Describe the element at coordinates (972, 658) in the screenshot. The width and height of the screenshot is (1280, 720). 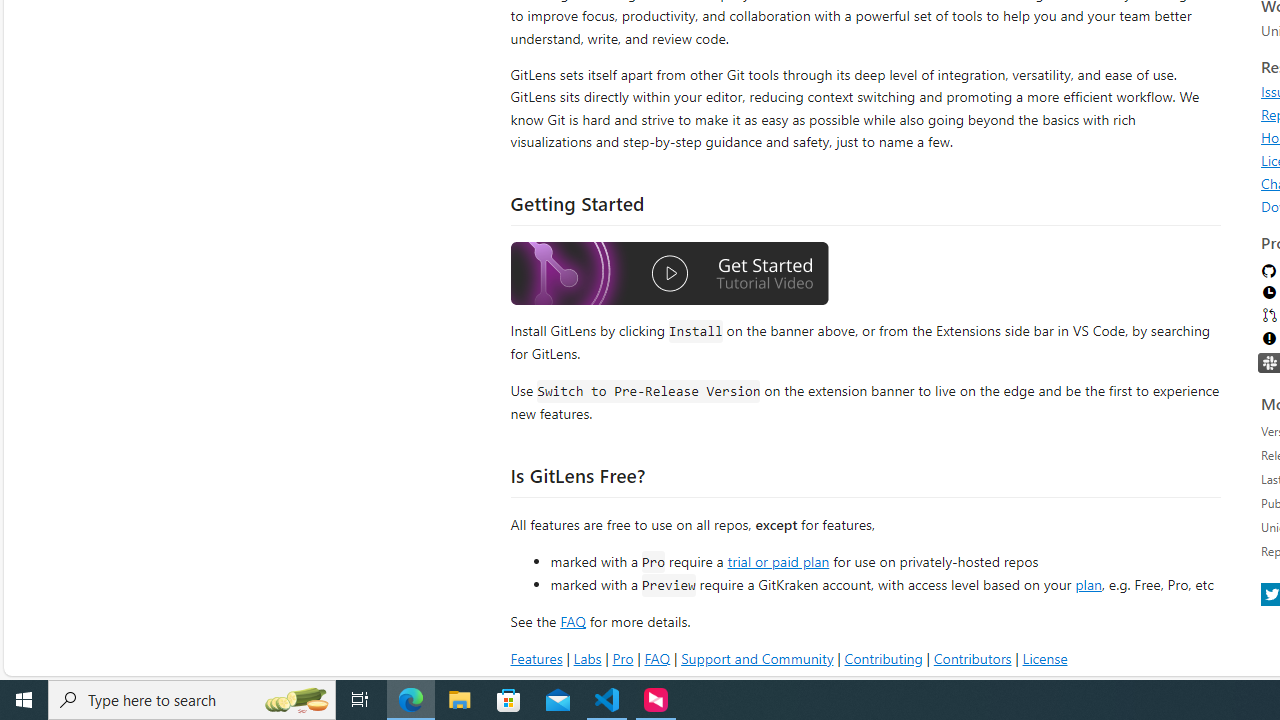
I see `'Contributors'` at that location.